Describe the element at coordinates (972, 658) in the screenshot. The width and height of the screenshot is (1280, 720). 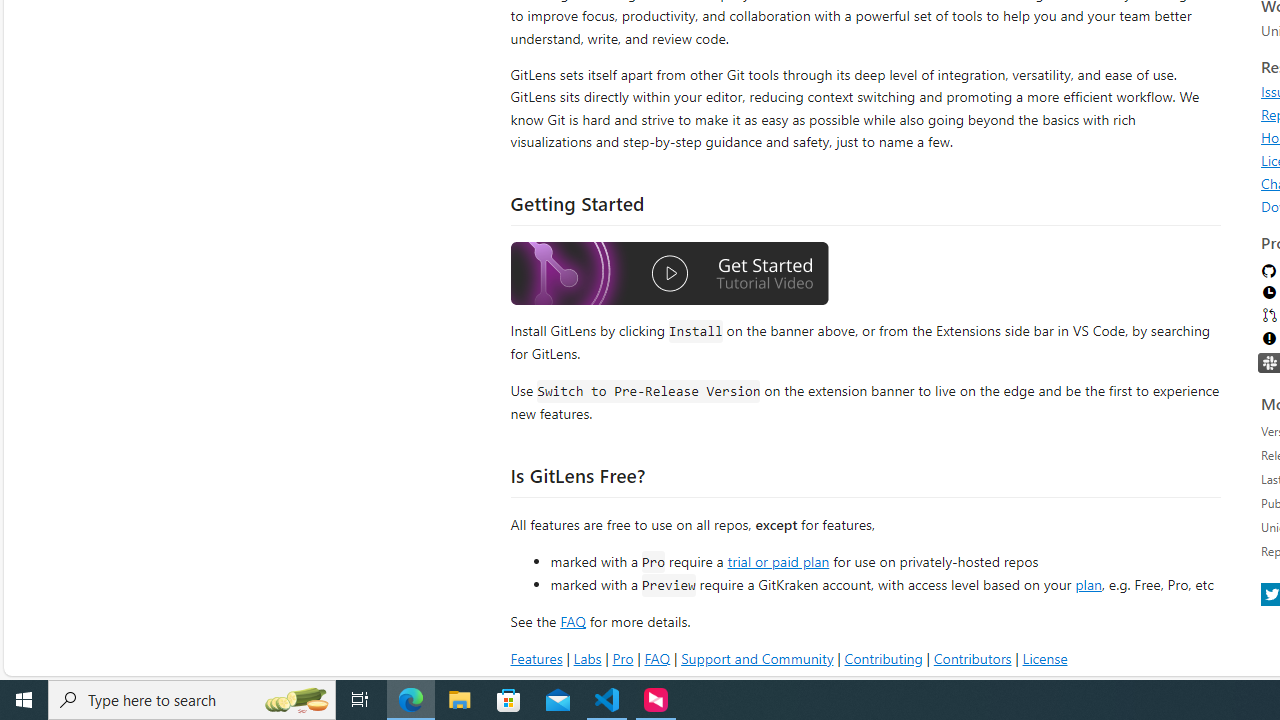
I see `'Contributors'` at that location.